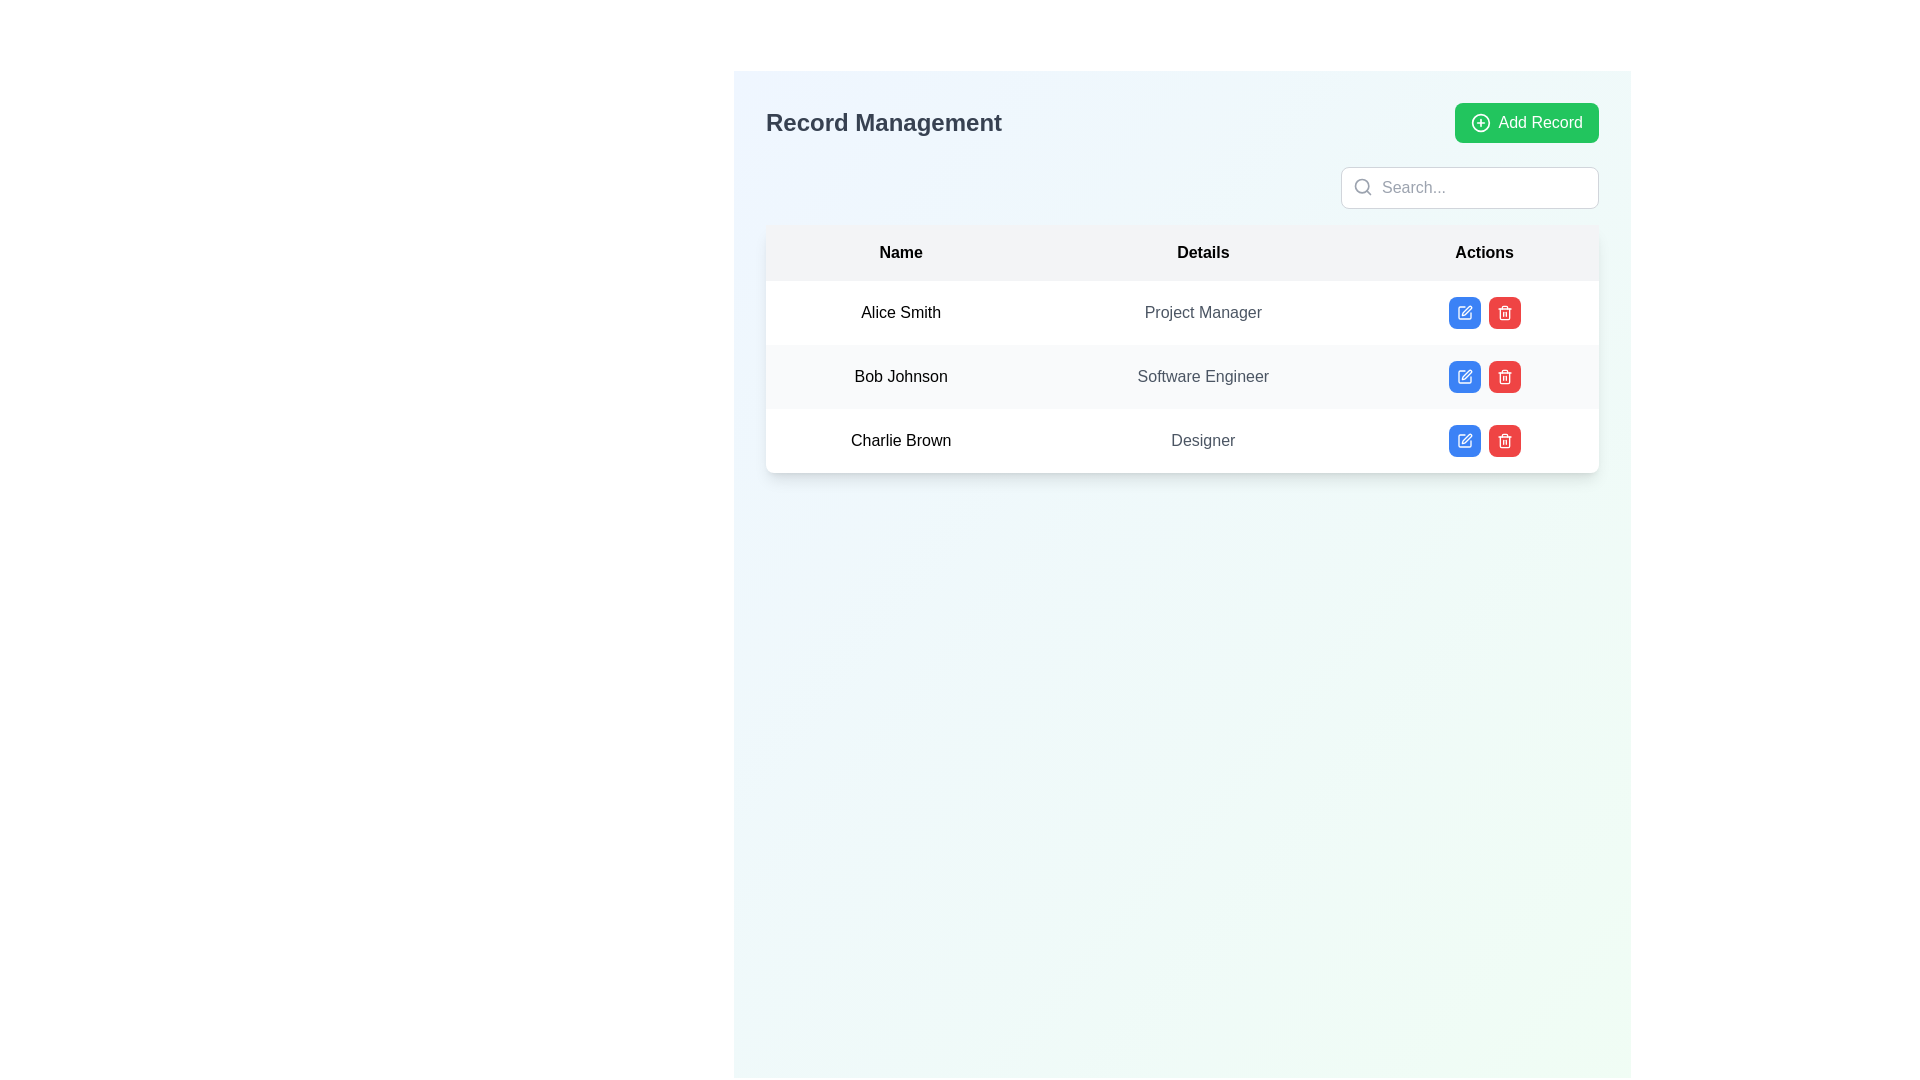 This screenshot has width=1920, height=1080. Describe the element at coordinates (1464, 312) in the screenshot. I see `the first button in the 'Actions' column of the table associated with the 'Project Manager' record` at that location.